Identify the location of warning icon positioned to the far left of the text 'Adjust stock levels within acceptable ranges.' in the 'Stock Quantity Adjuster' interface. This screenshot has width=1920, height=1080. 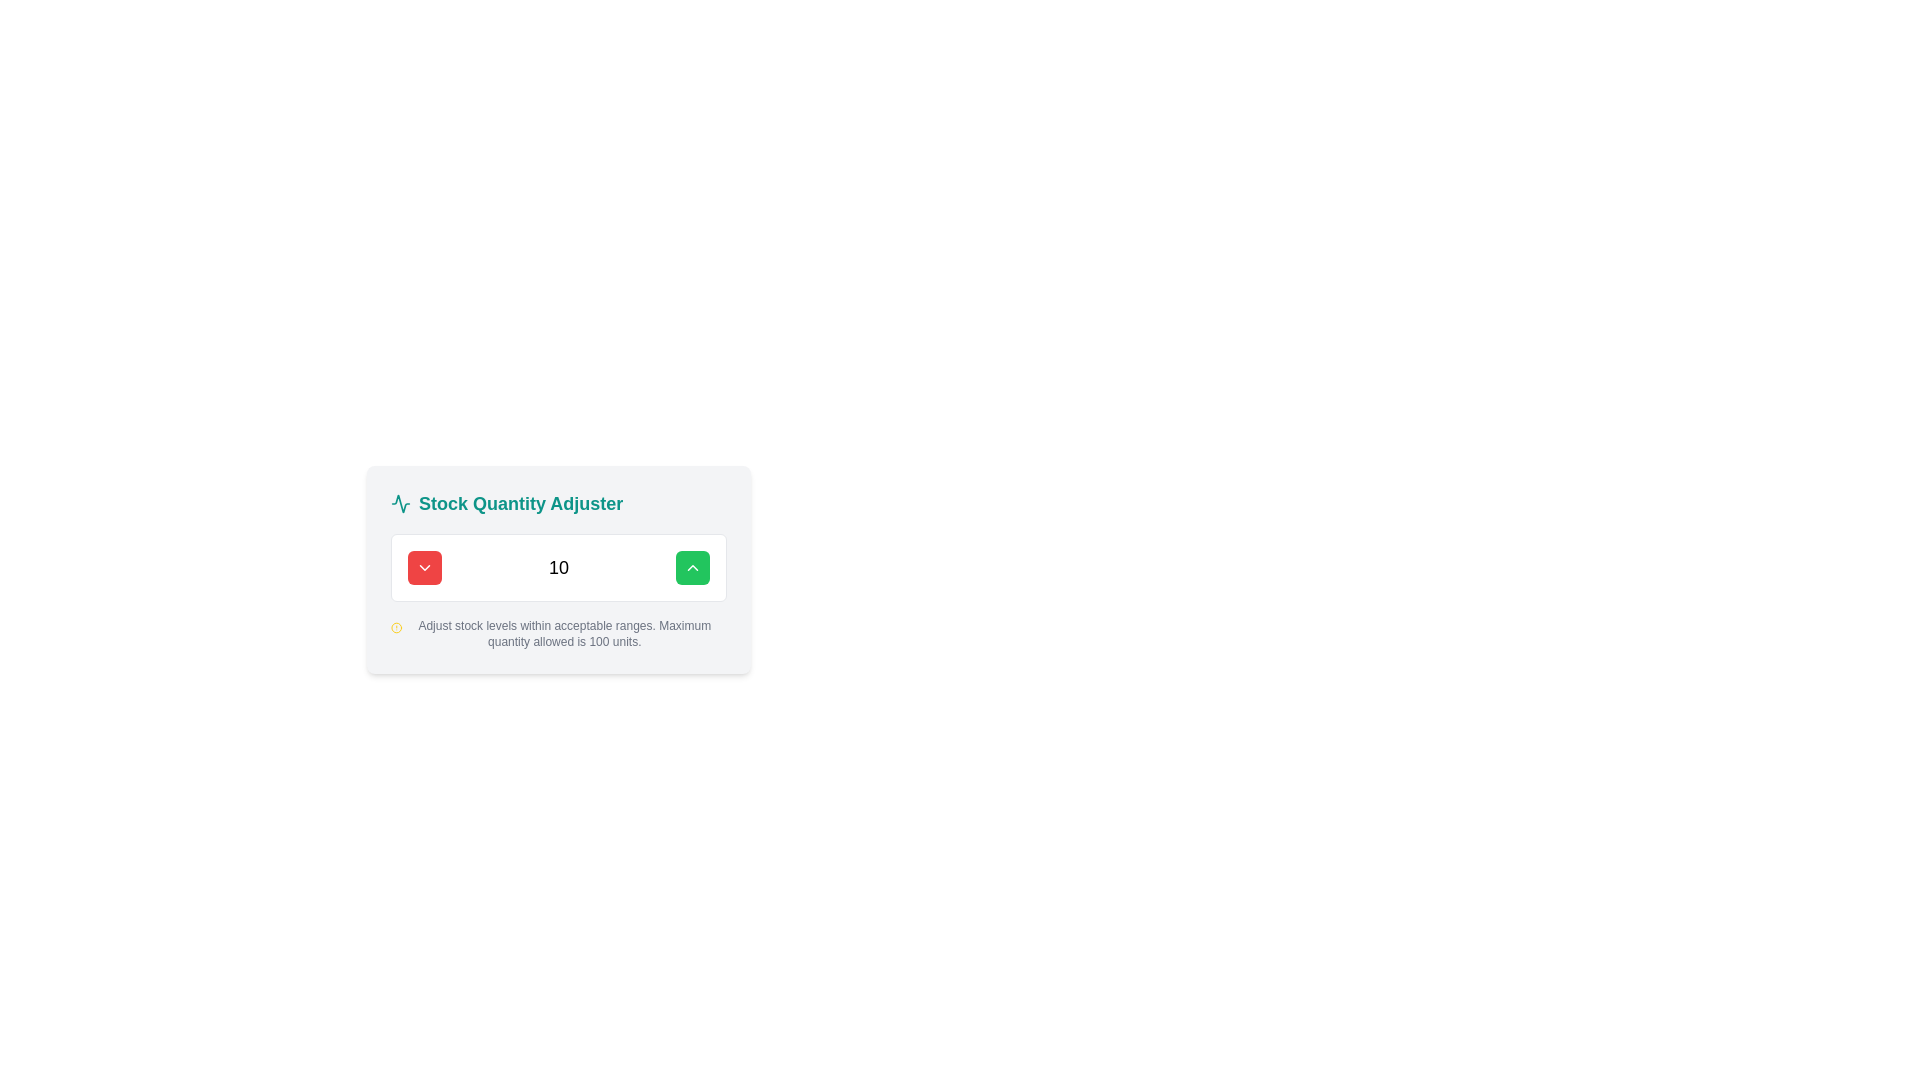
(396, 627).